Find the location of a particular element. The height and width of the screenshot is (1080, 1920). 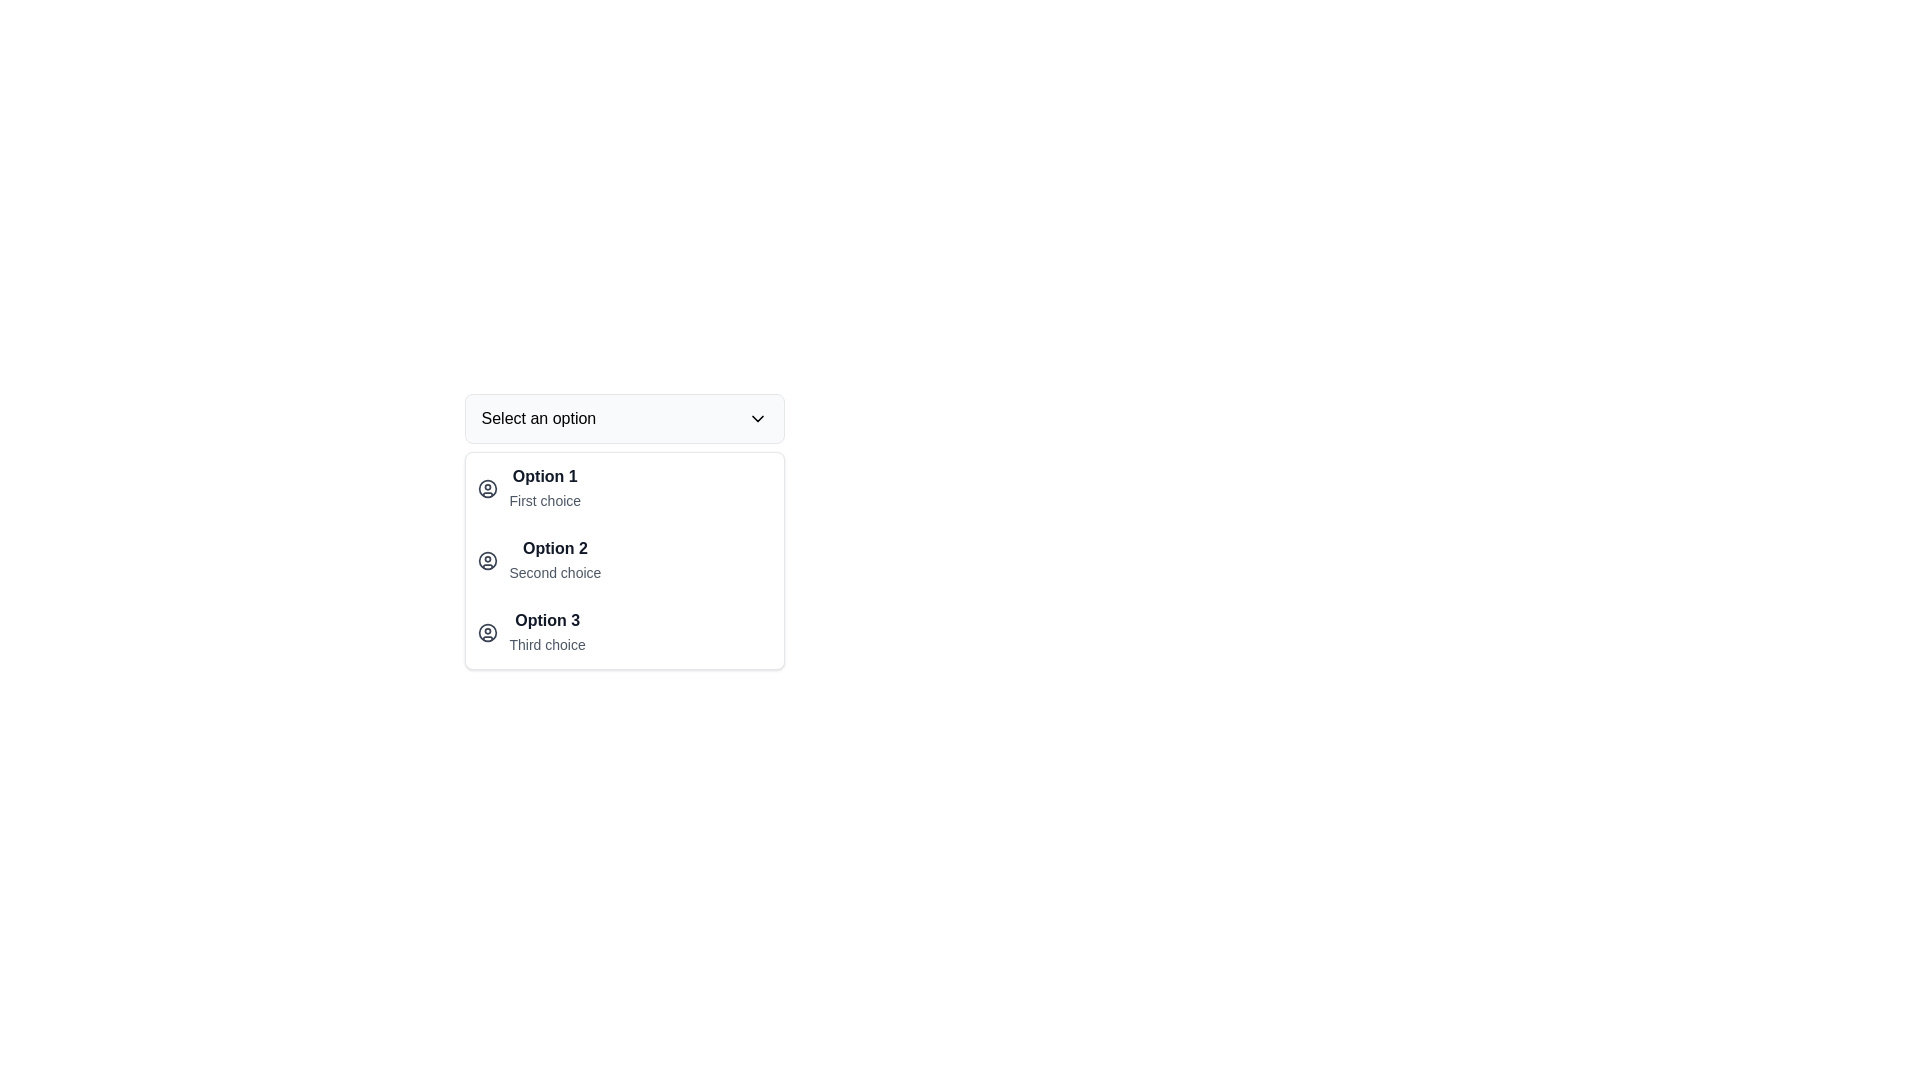

the user avatar icon located at the leftmost side of the 'Option 2' entry in the dropdown menu is located at coordinates (487, 560).